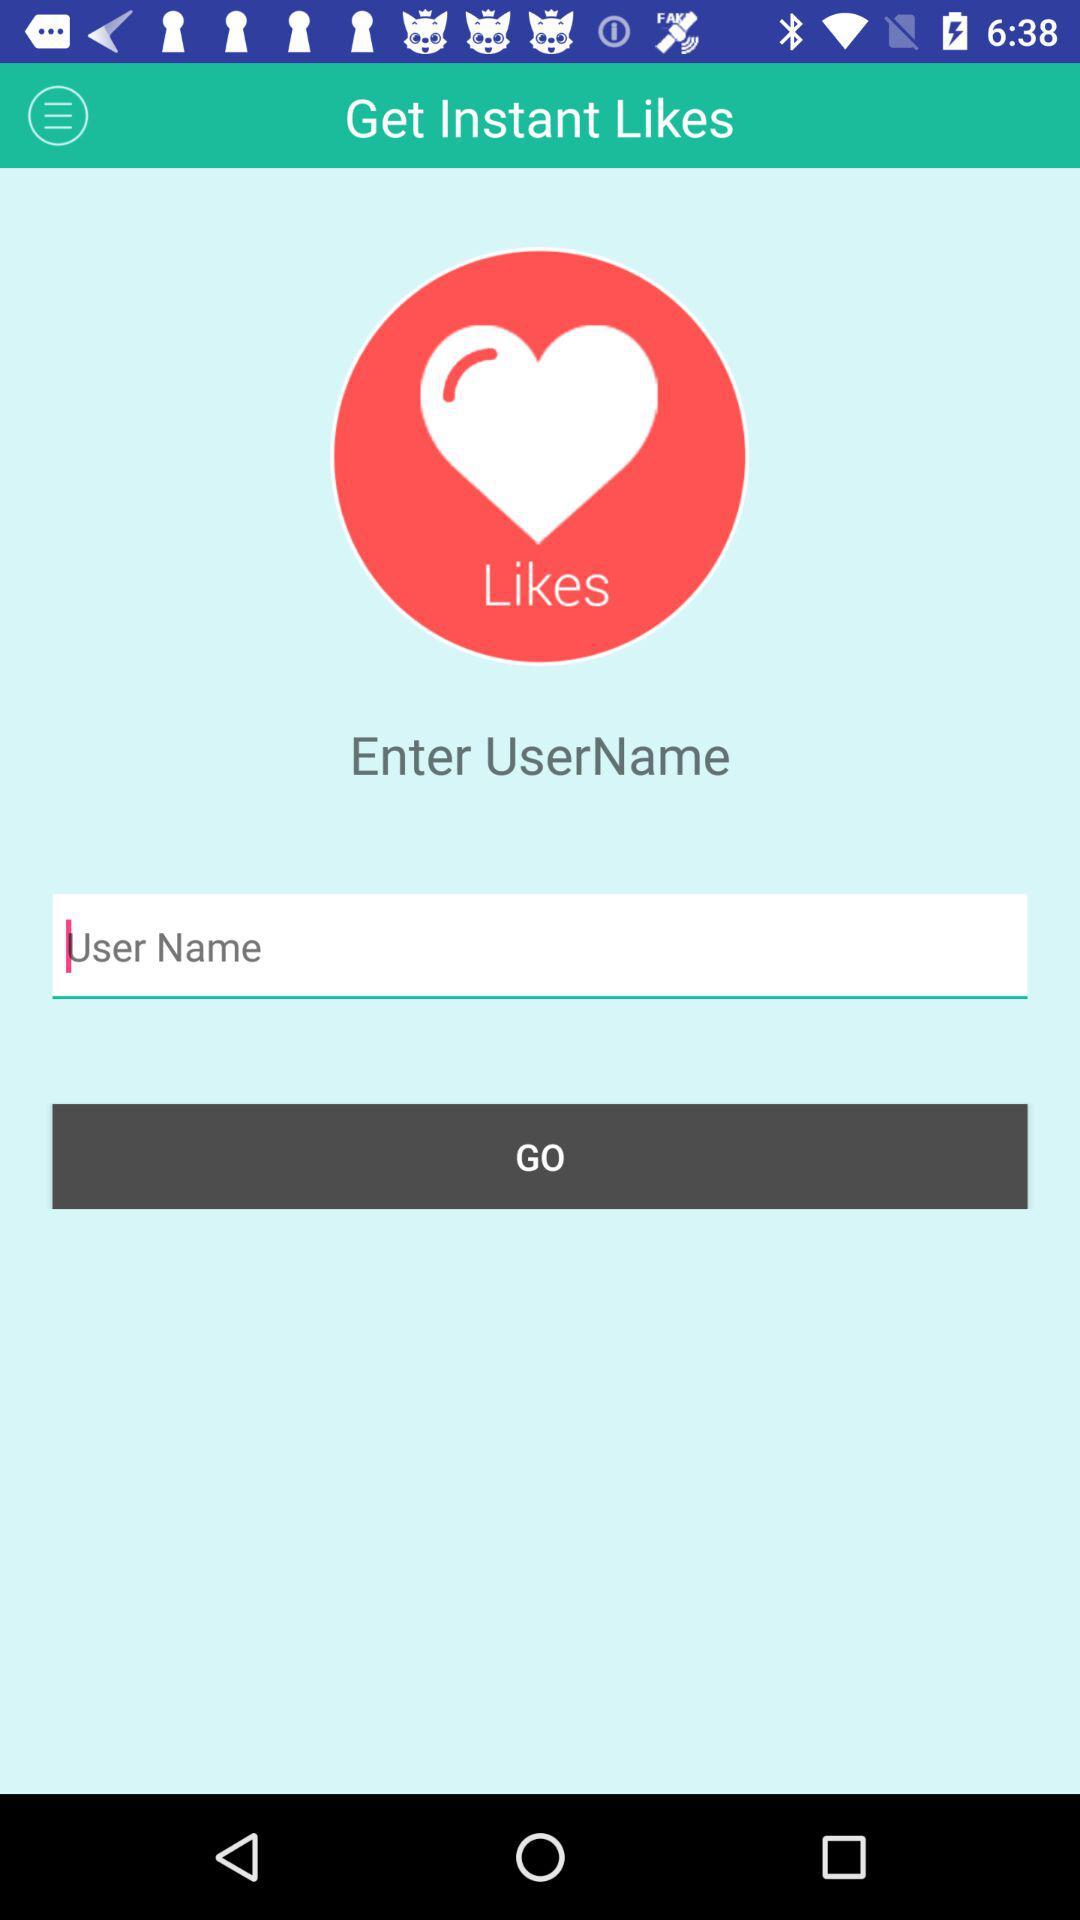  Describe the element at coordinates (57, 114) in the screenshot. I see `the menu icon` at that location.